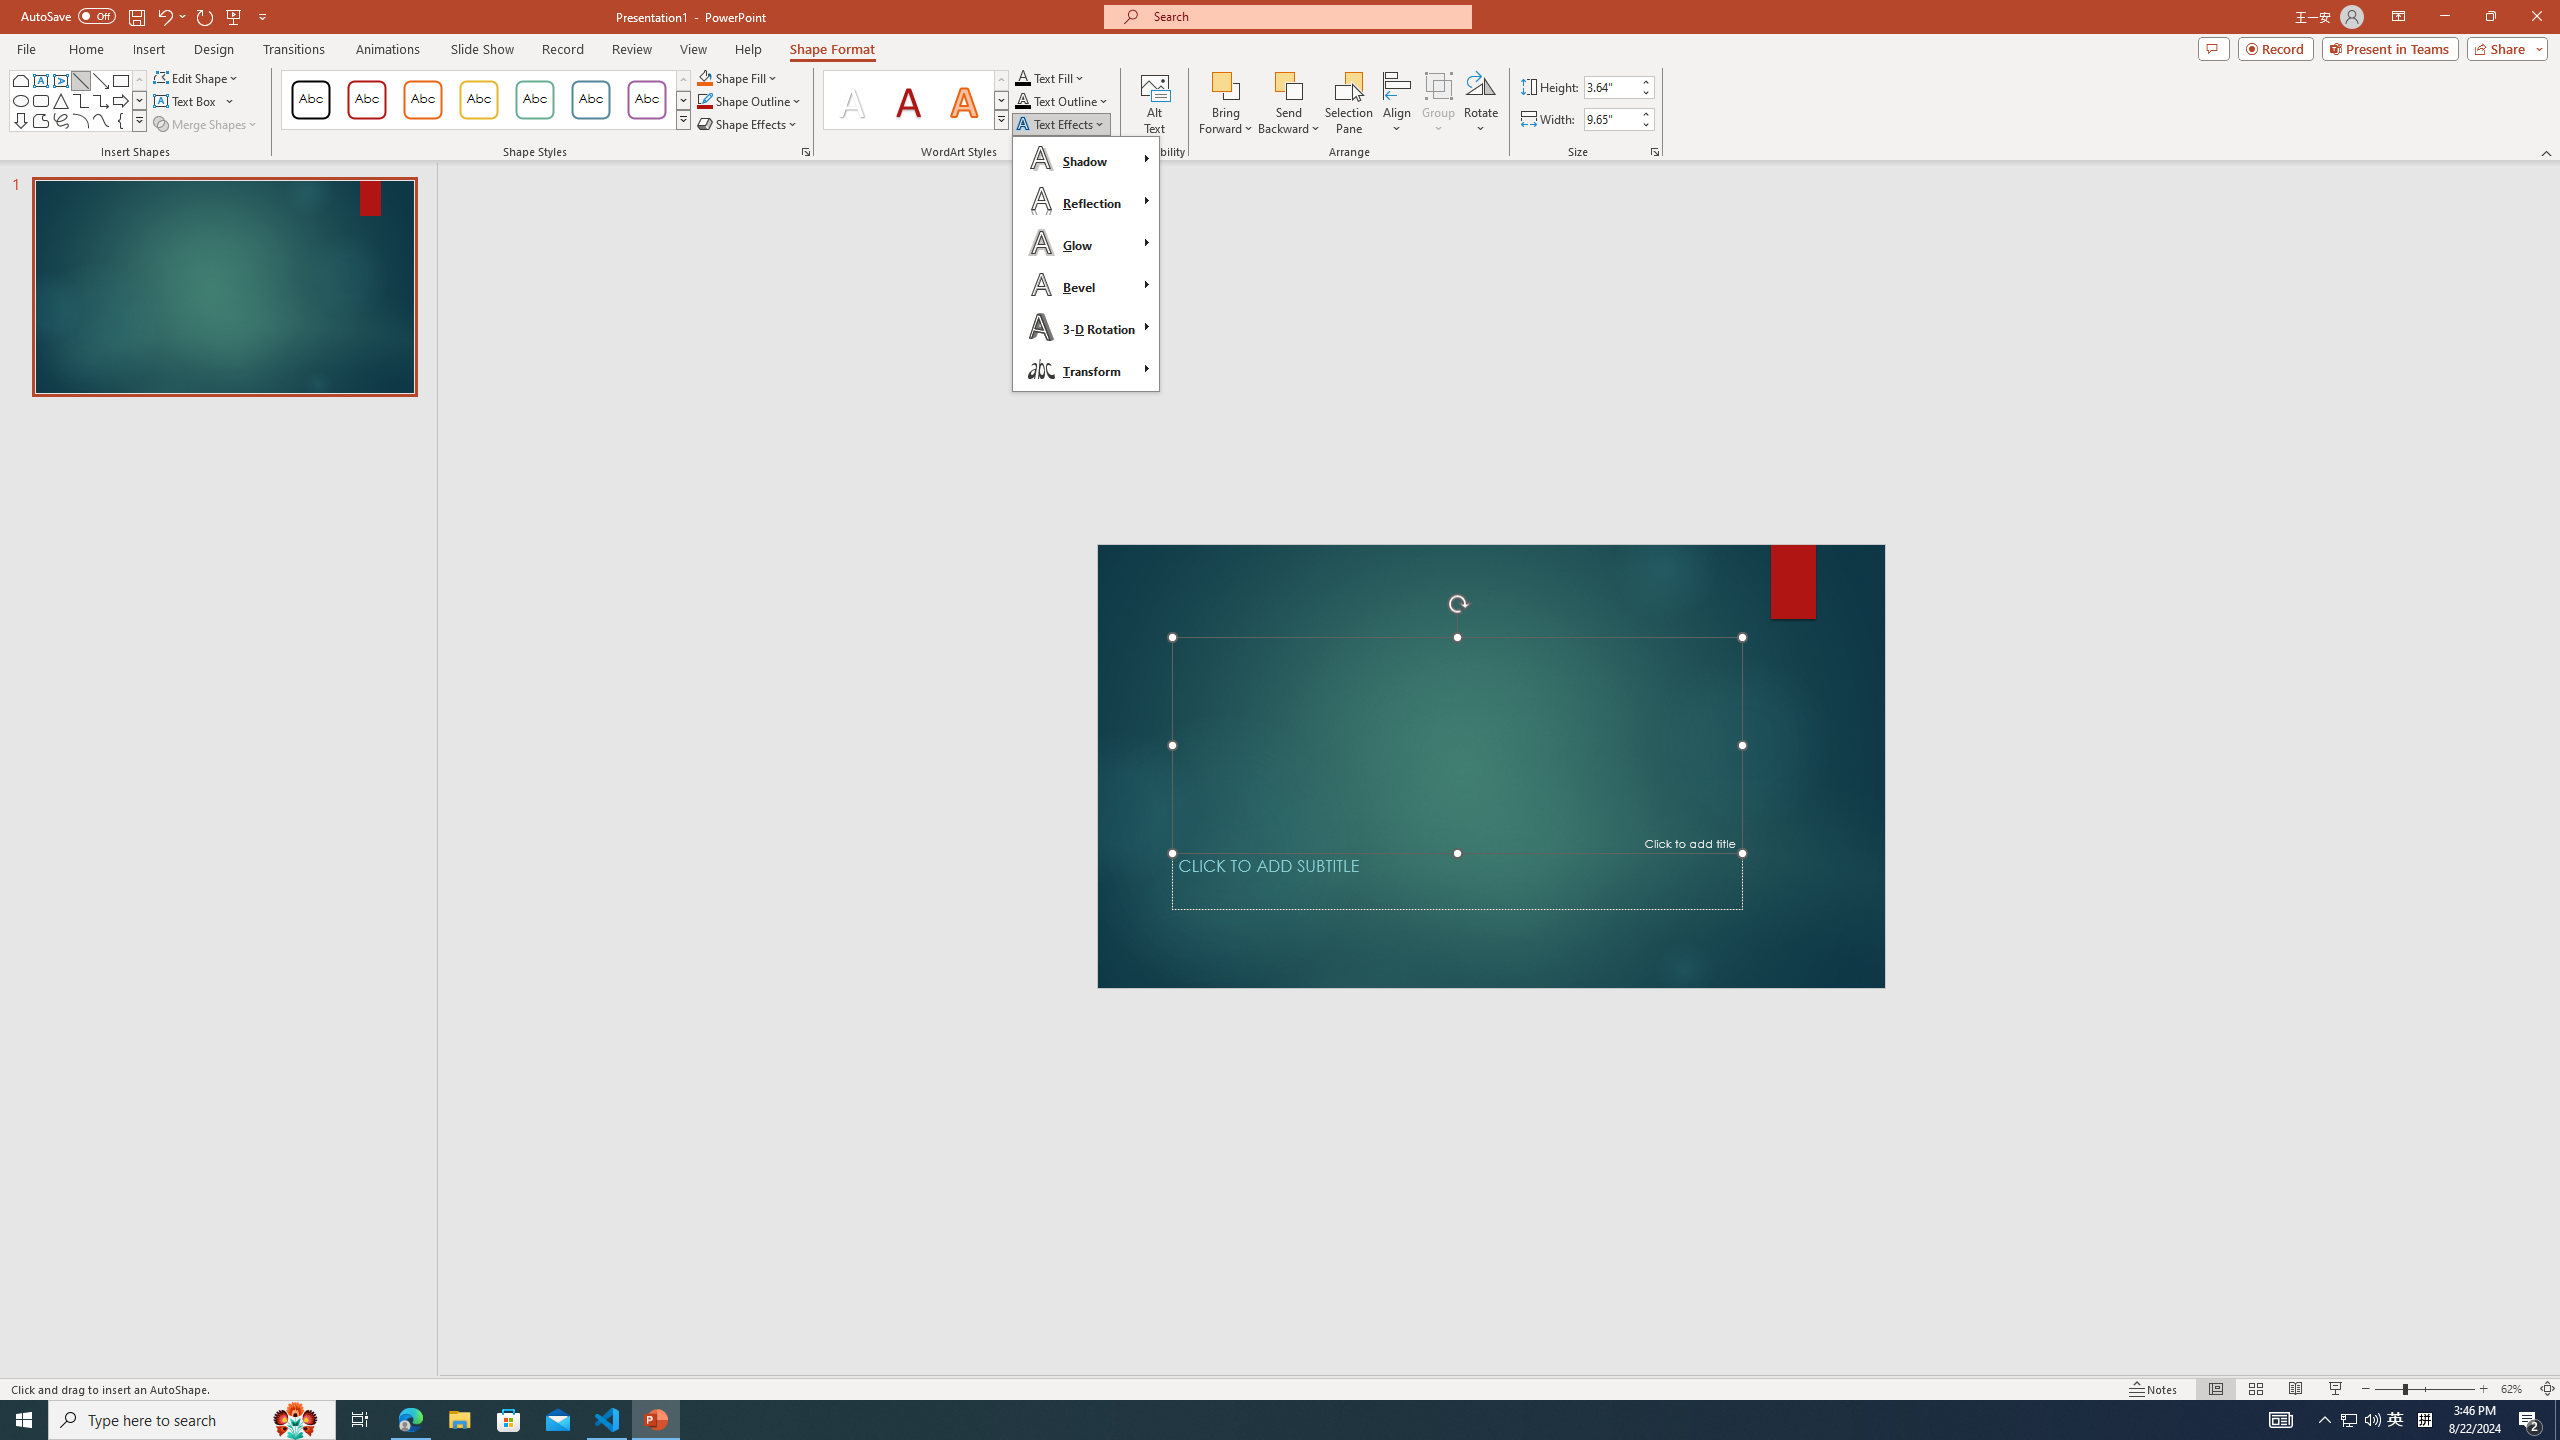 The height and width of the screenshot is (1440, 2560). I want to click on 'Colored Outline - Orange, Accent 2', so click(421, 99).